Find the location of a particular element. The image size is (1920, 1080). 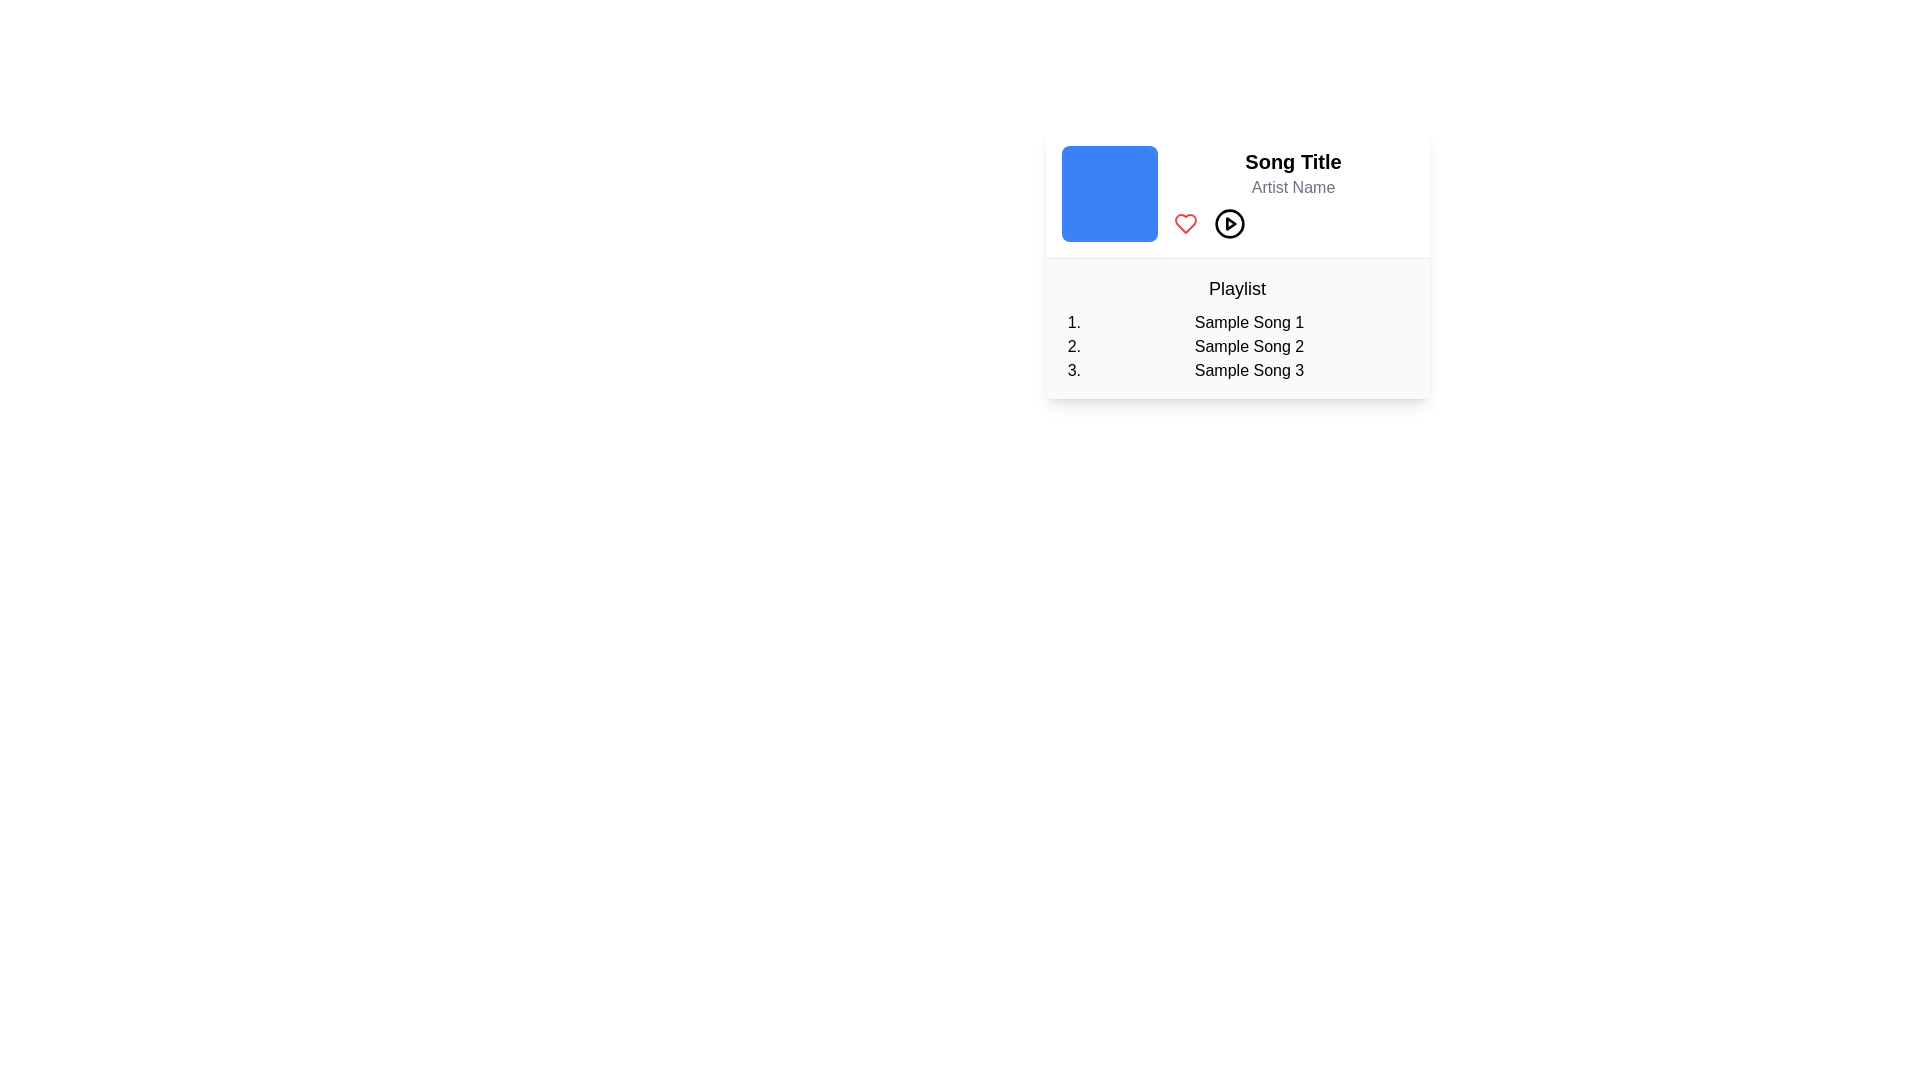

the play button located as the second icon in the row of interactive icons under the 'Song Title' and 'Artist Name' labels is located at coordinates (1228, 223).